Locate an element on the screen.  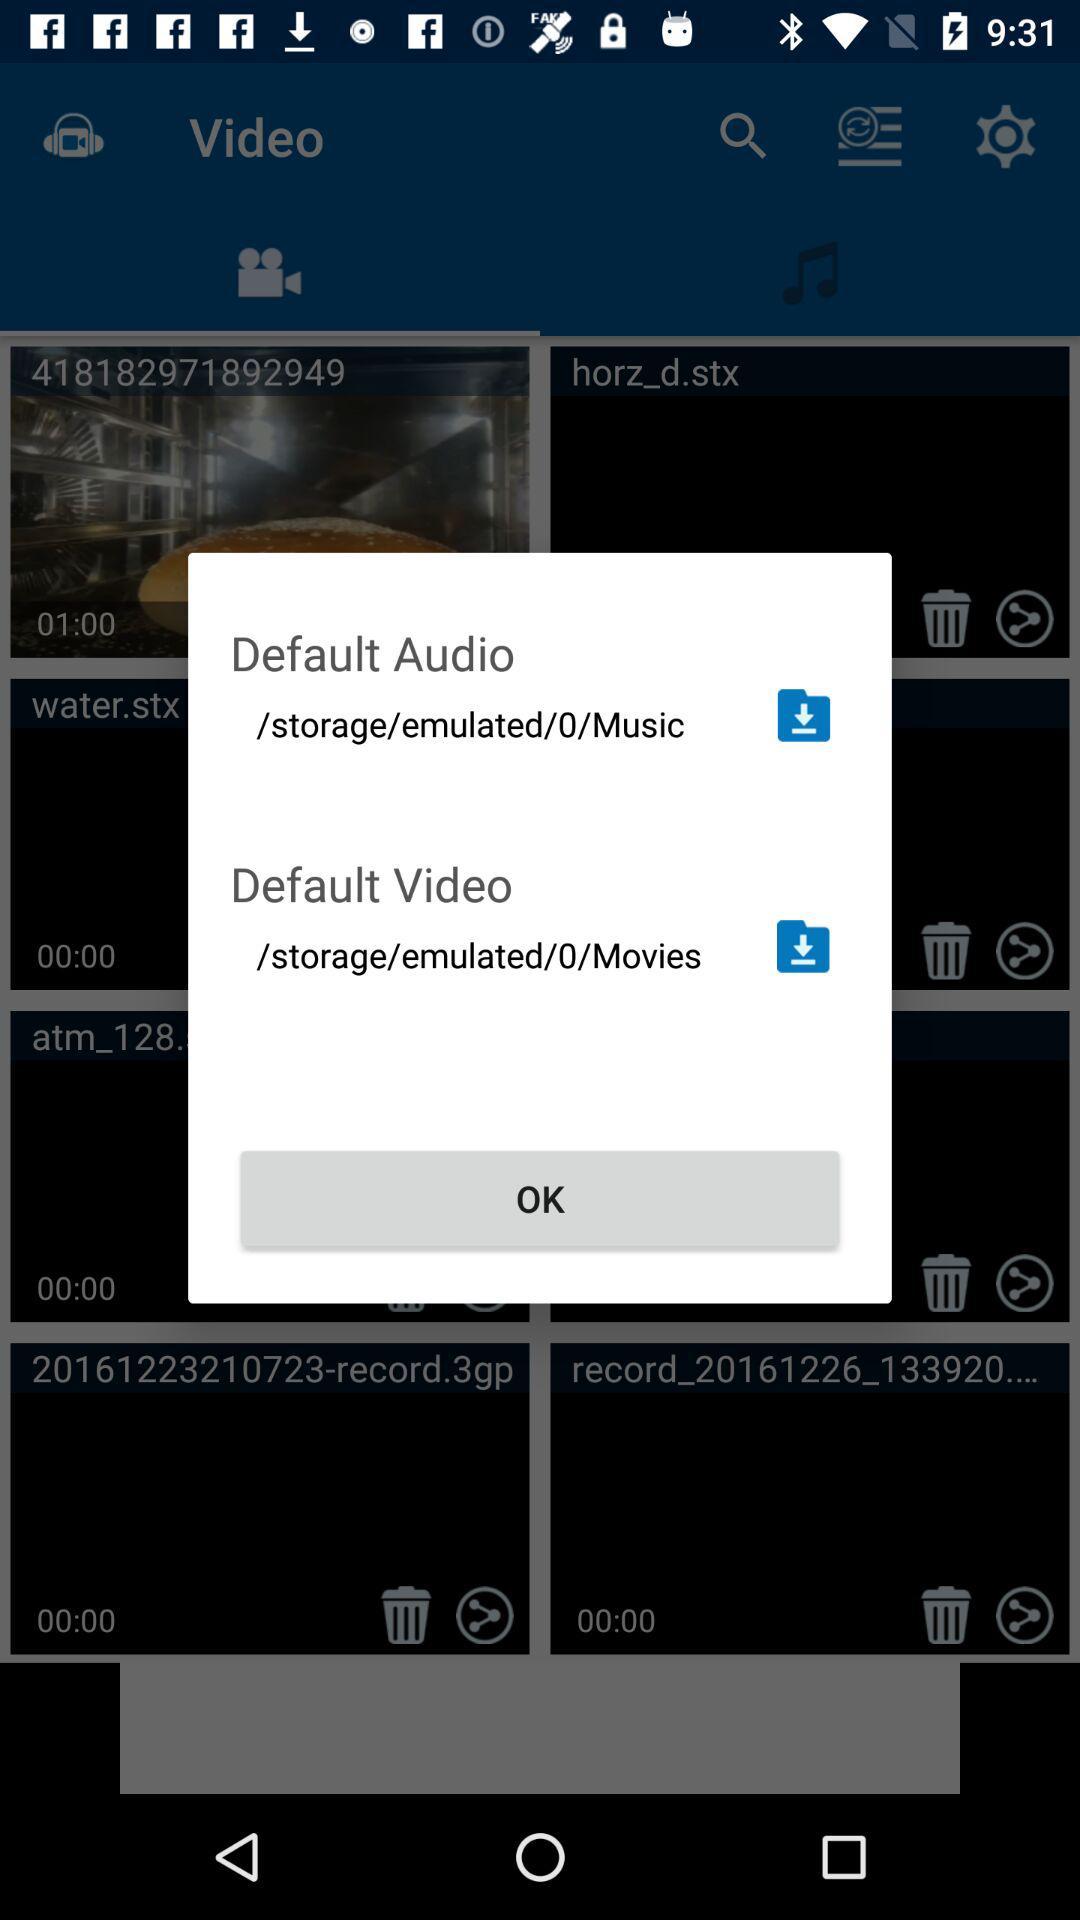
change folder is located at coordinates (802, 715).